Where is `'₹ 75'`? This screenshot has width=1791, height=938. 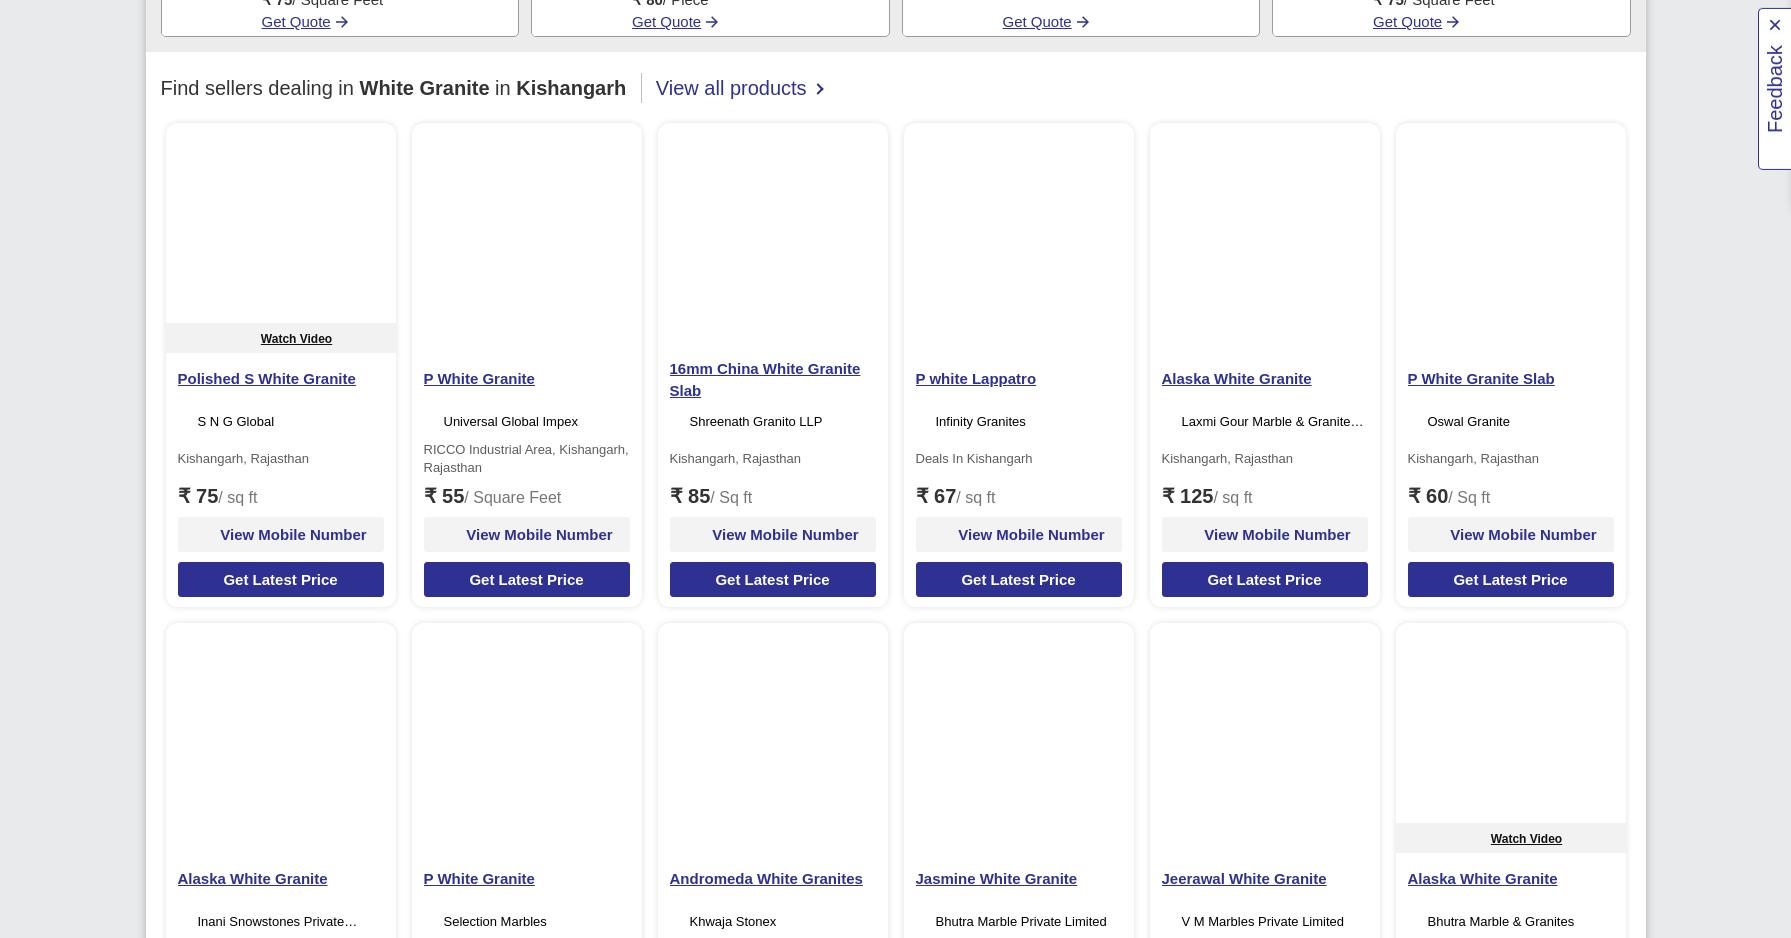 '₹ 75' is located at coordinates (176, 496).